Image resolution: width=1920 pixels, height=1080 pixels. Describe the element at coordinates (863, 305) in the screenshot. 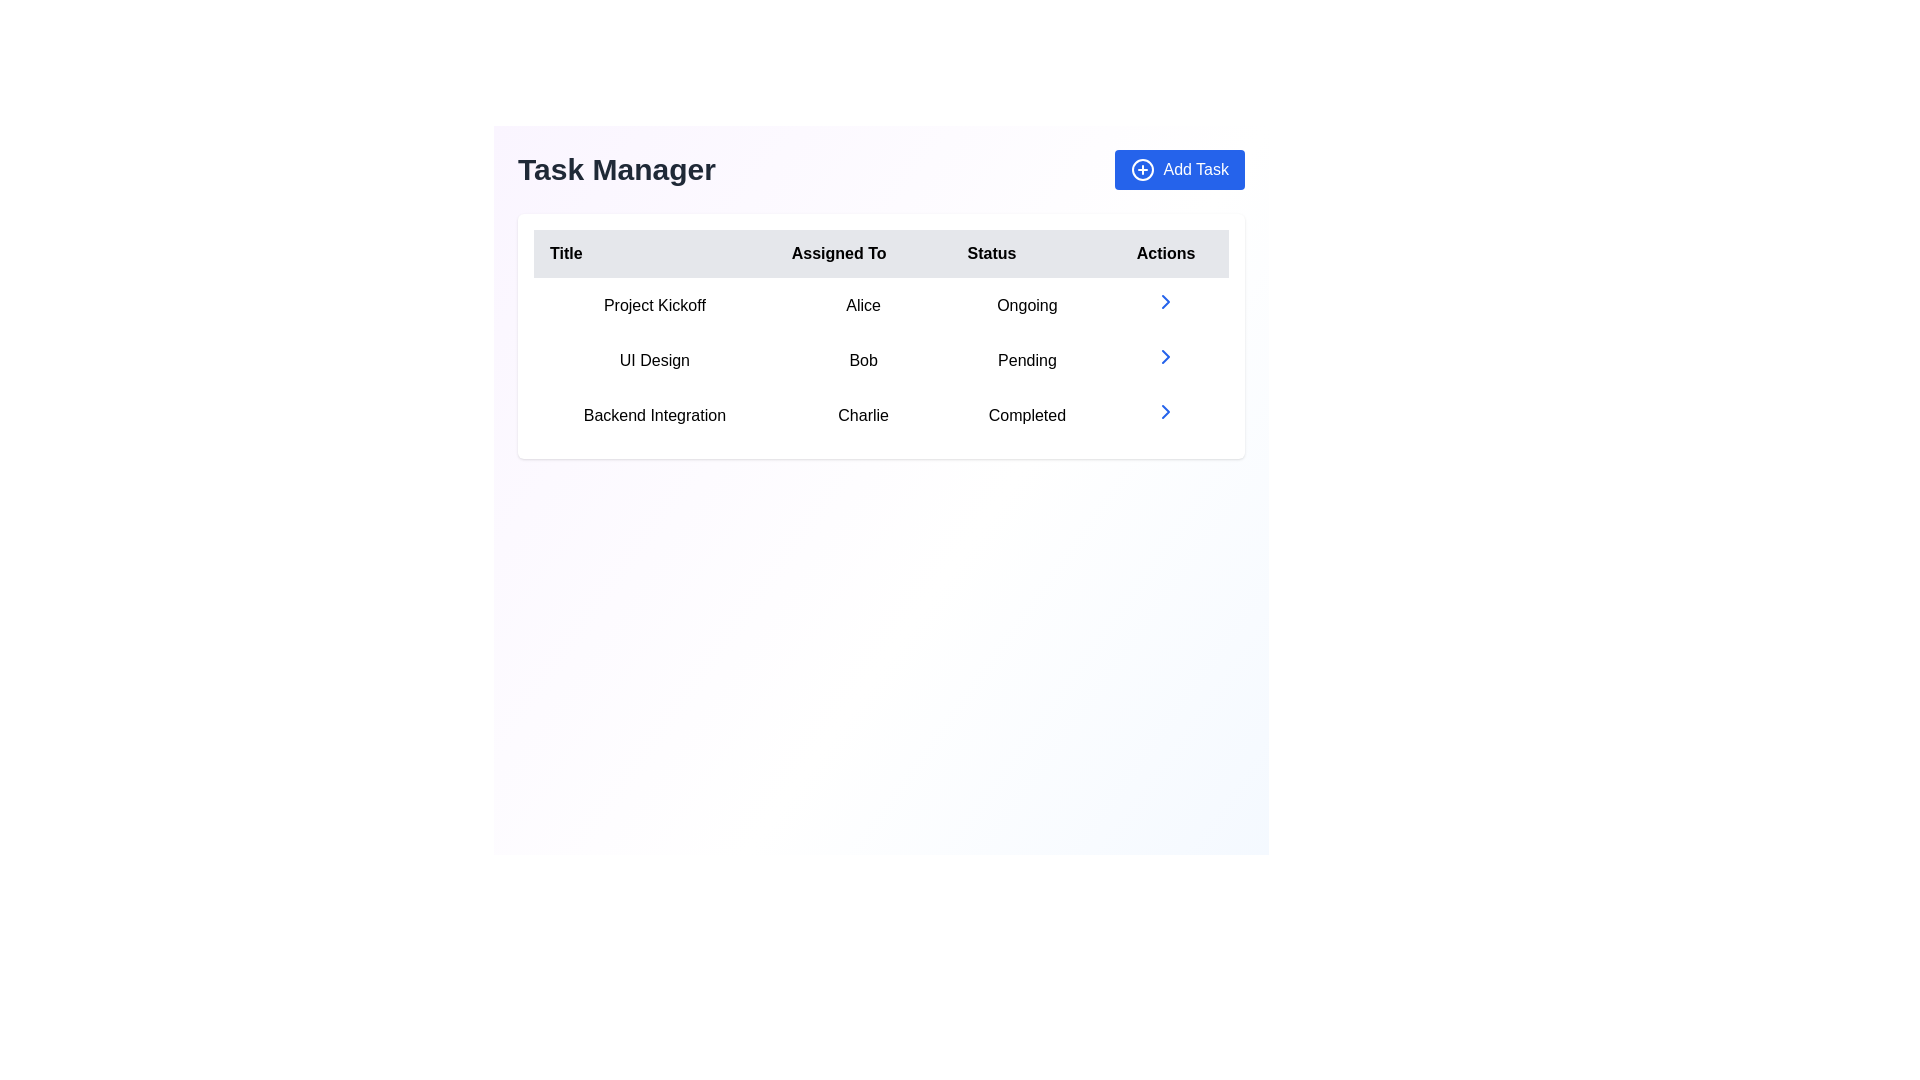

I see `the text label indicating the user assigned to the task in the second cell of the 'Assigned To' column for the 'Project Kickoff'` at that location.